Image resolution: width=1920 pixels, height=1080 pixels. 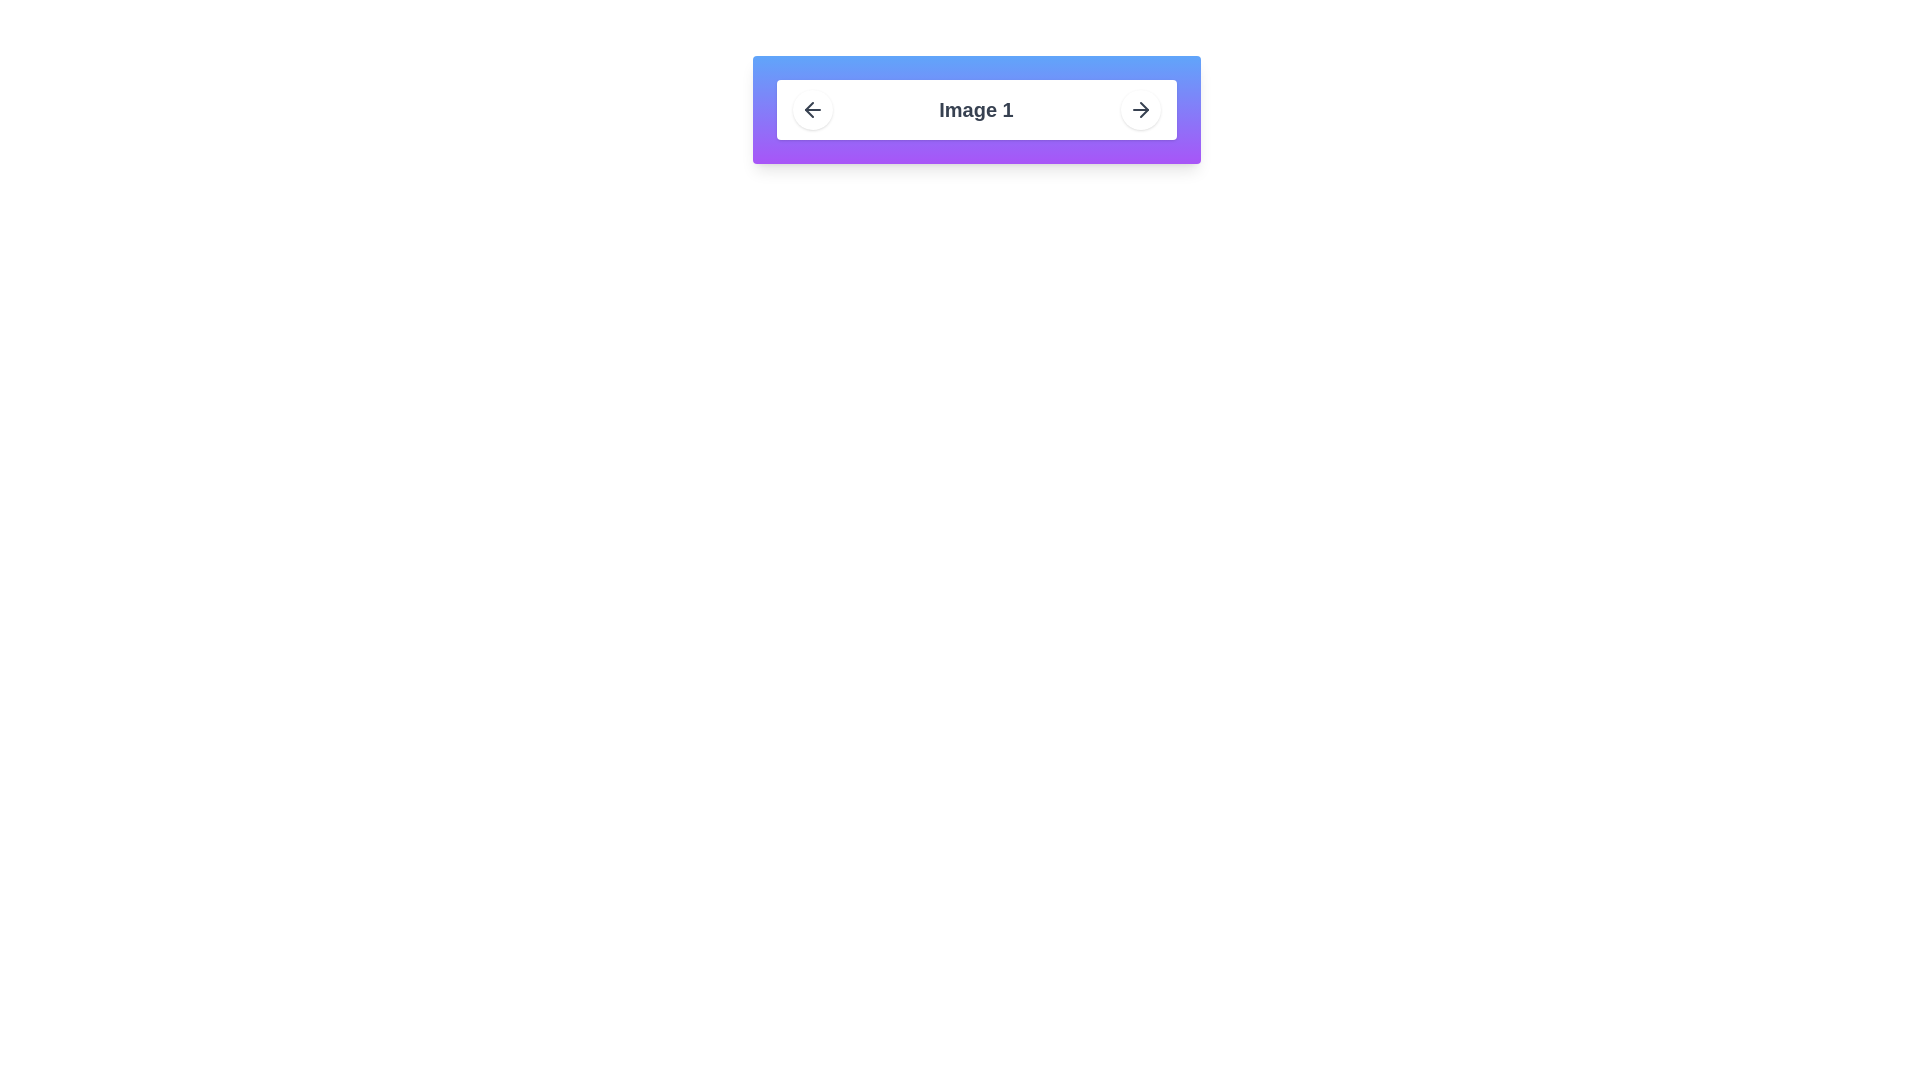 What do you see at coordinates (1140, 110) in the screenshot?
I see `the circular button with a white background and a right-facing arrow icon located in the top-right corner of the navigation bar` at bounding box center [1140, 110].